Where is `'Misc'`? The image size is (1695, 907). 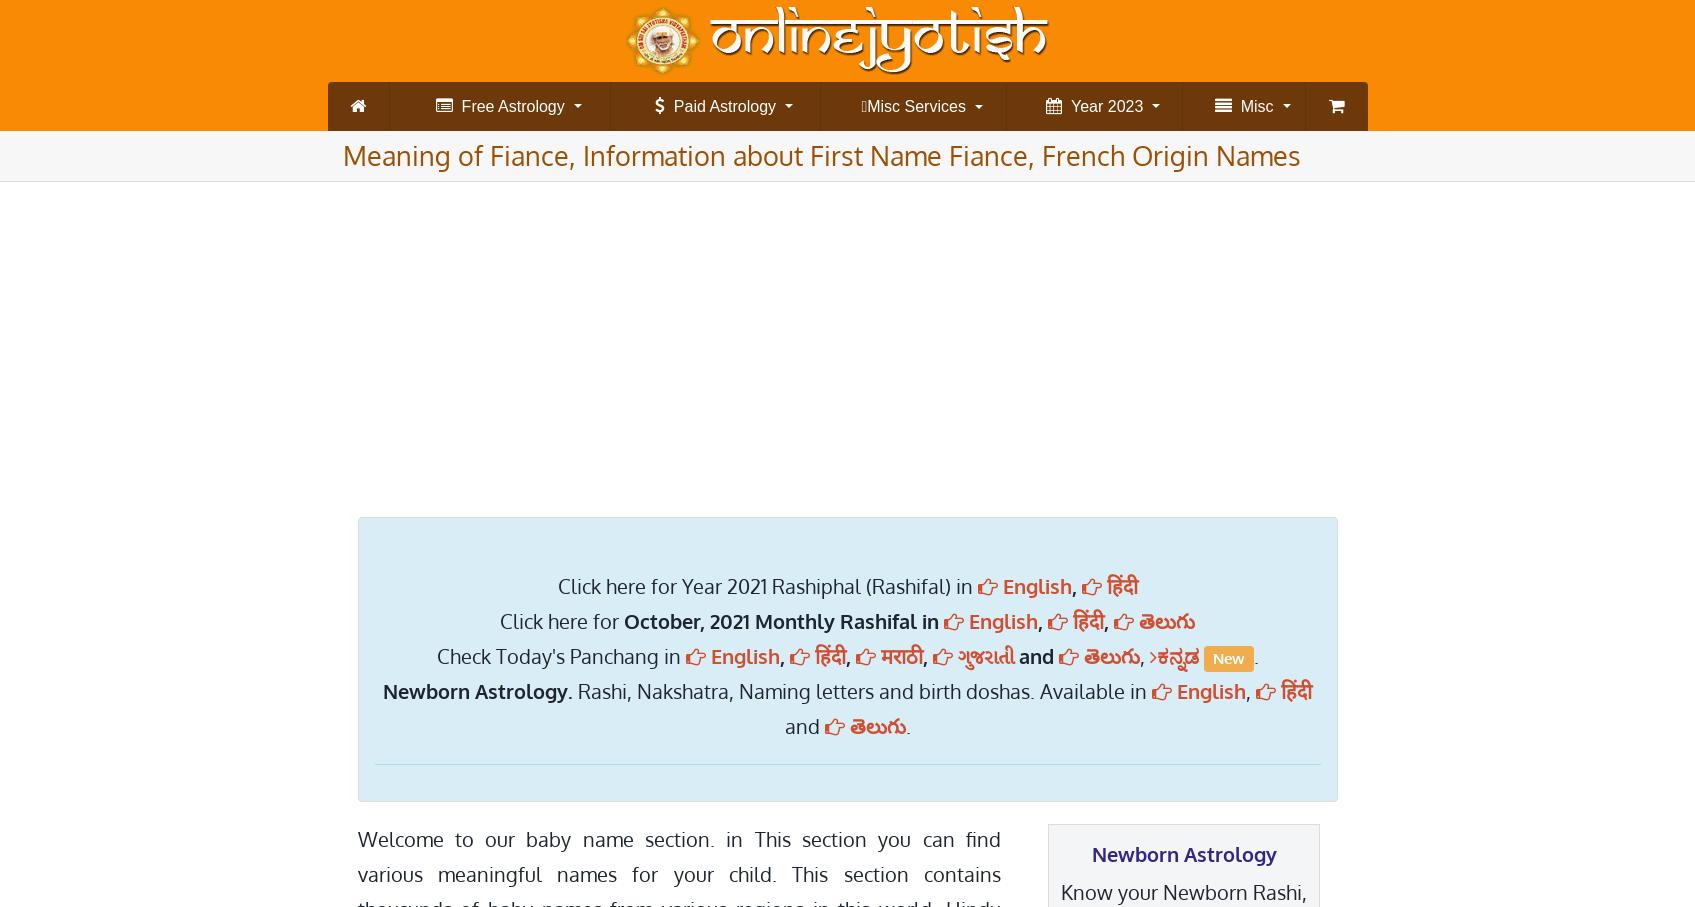 'Misc' is located at coordinates (1250, 105).